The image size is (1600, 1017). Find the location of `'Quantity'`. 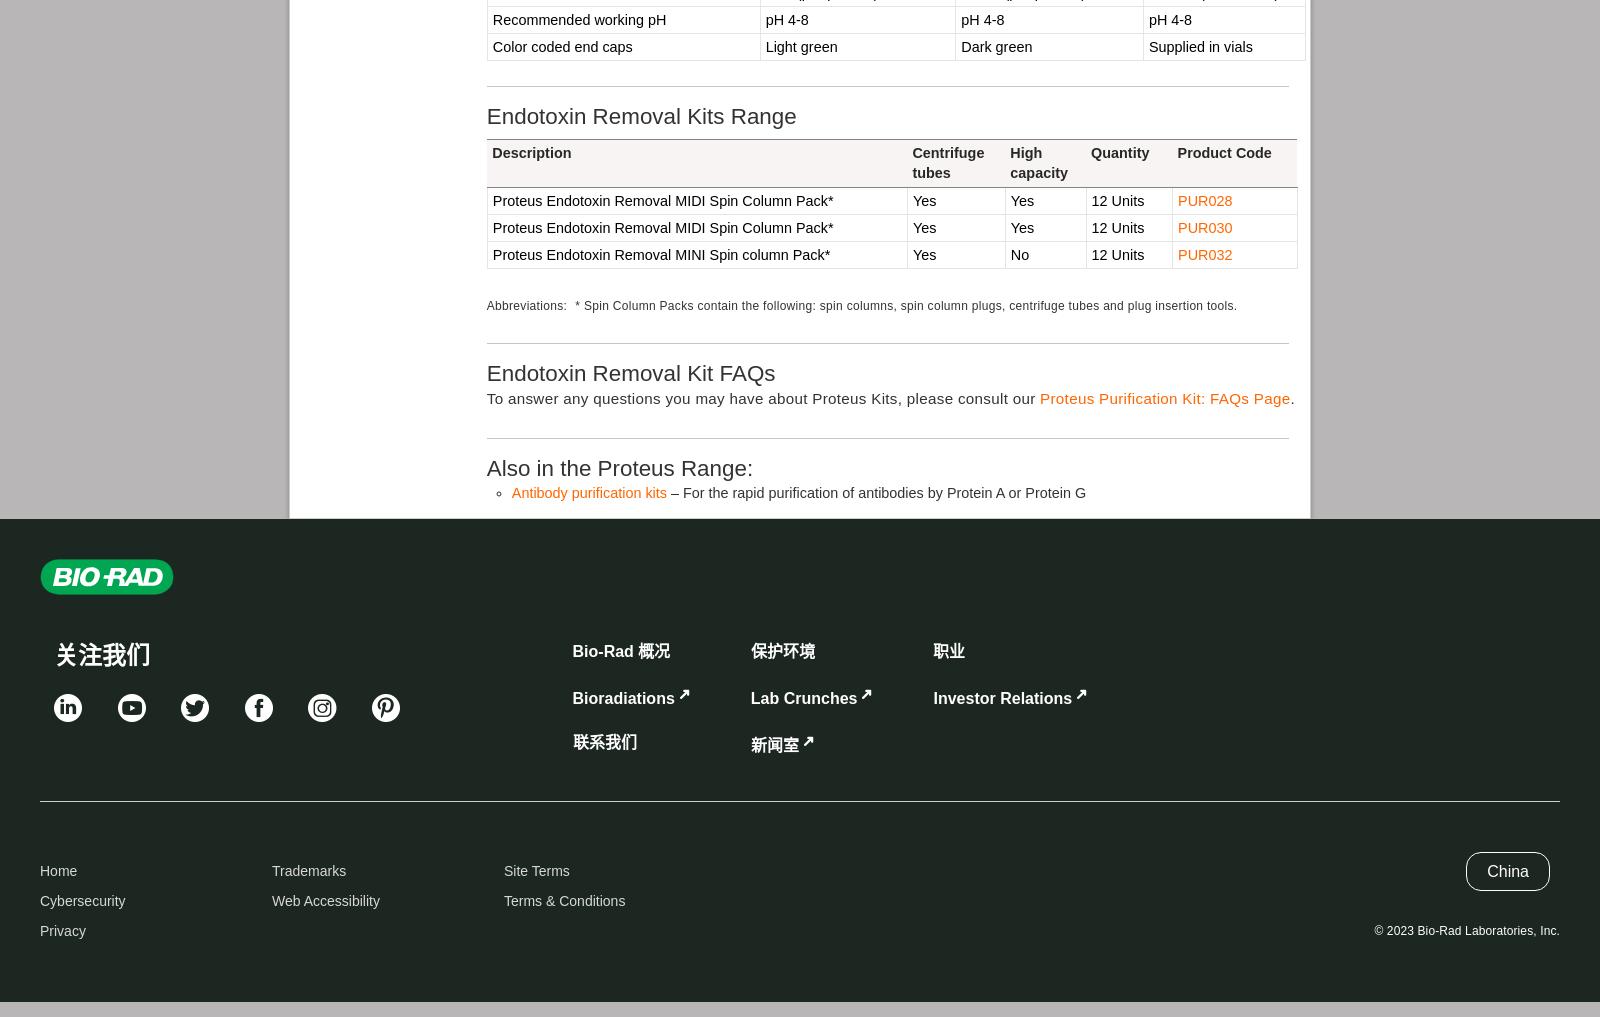

'Quantity' is located at coordinates (1121, 151).